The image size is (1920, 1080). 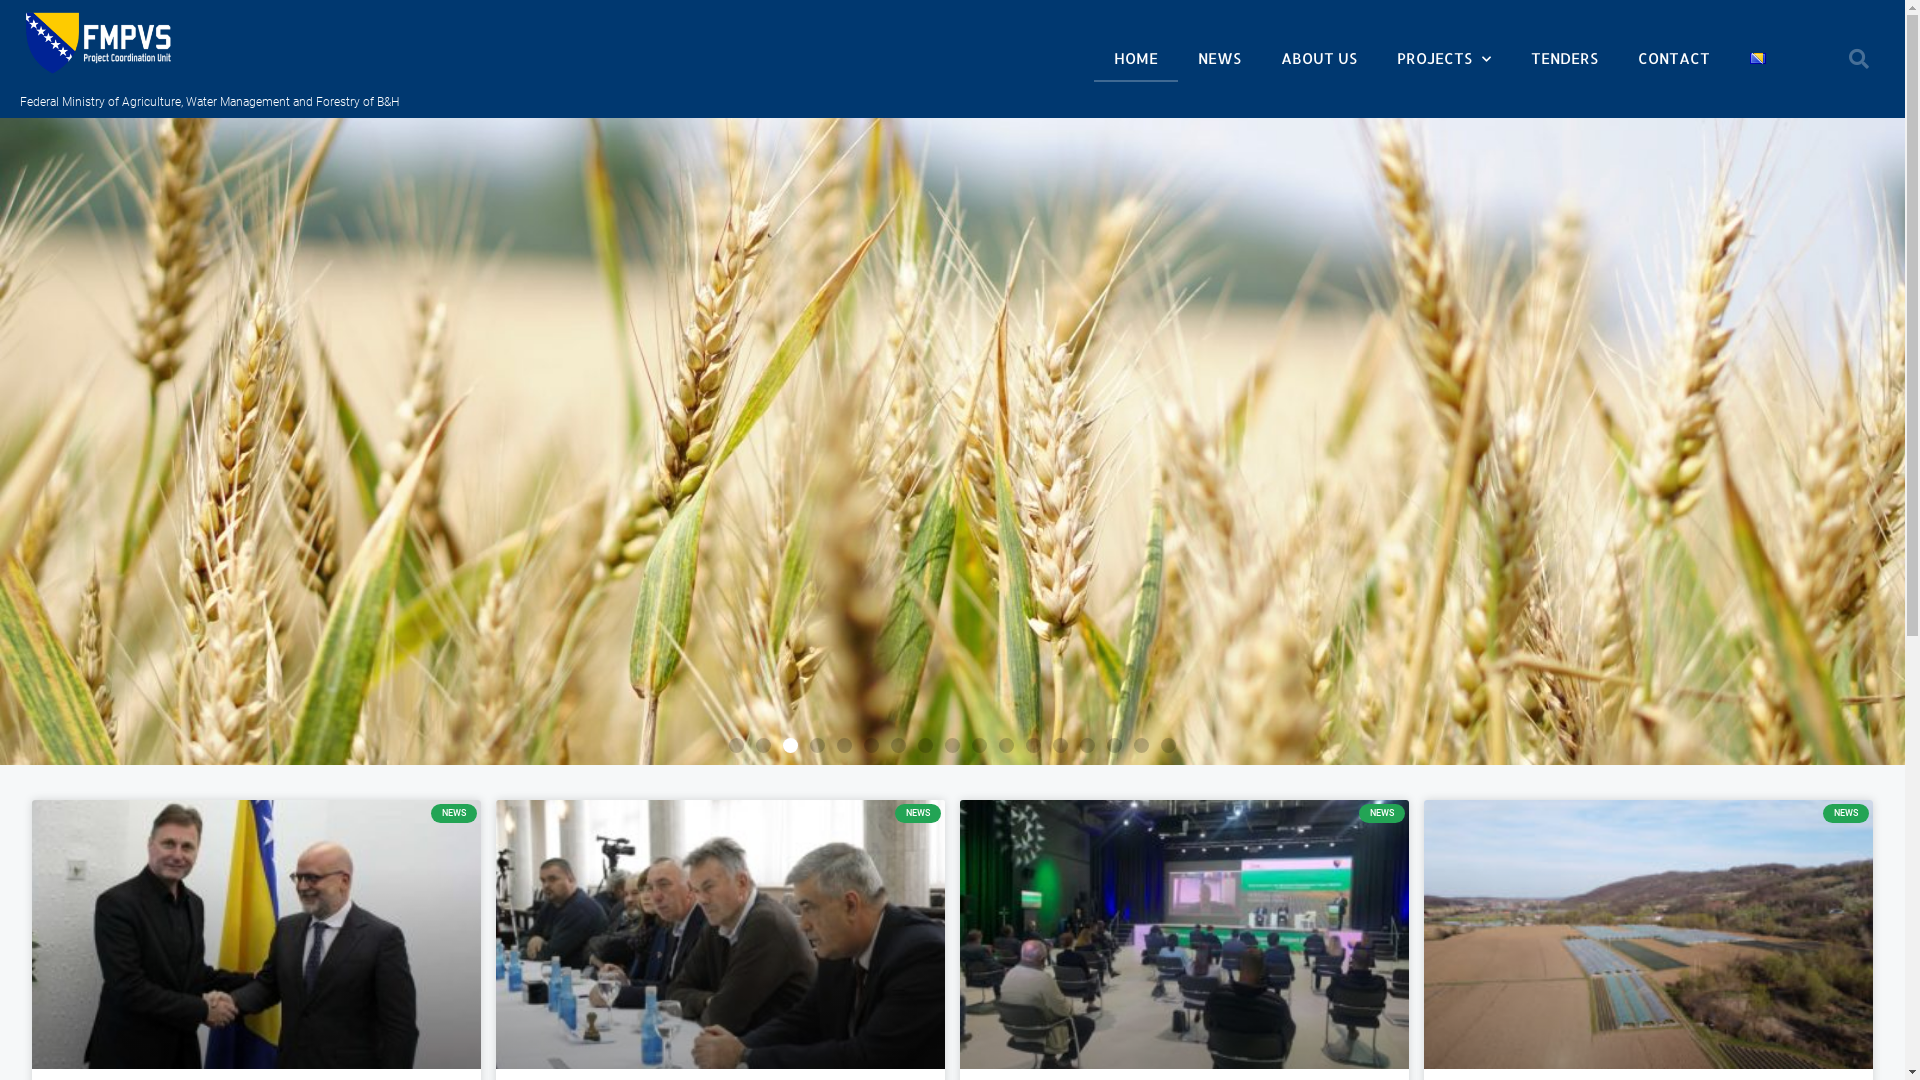 I want to click on 'ABOUT US', so click(x=1260, y=57).